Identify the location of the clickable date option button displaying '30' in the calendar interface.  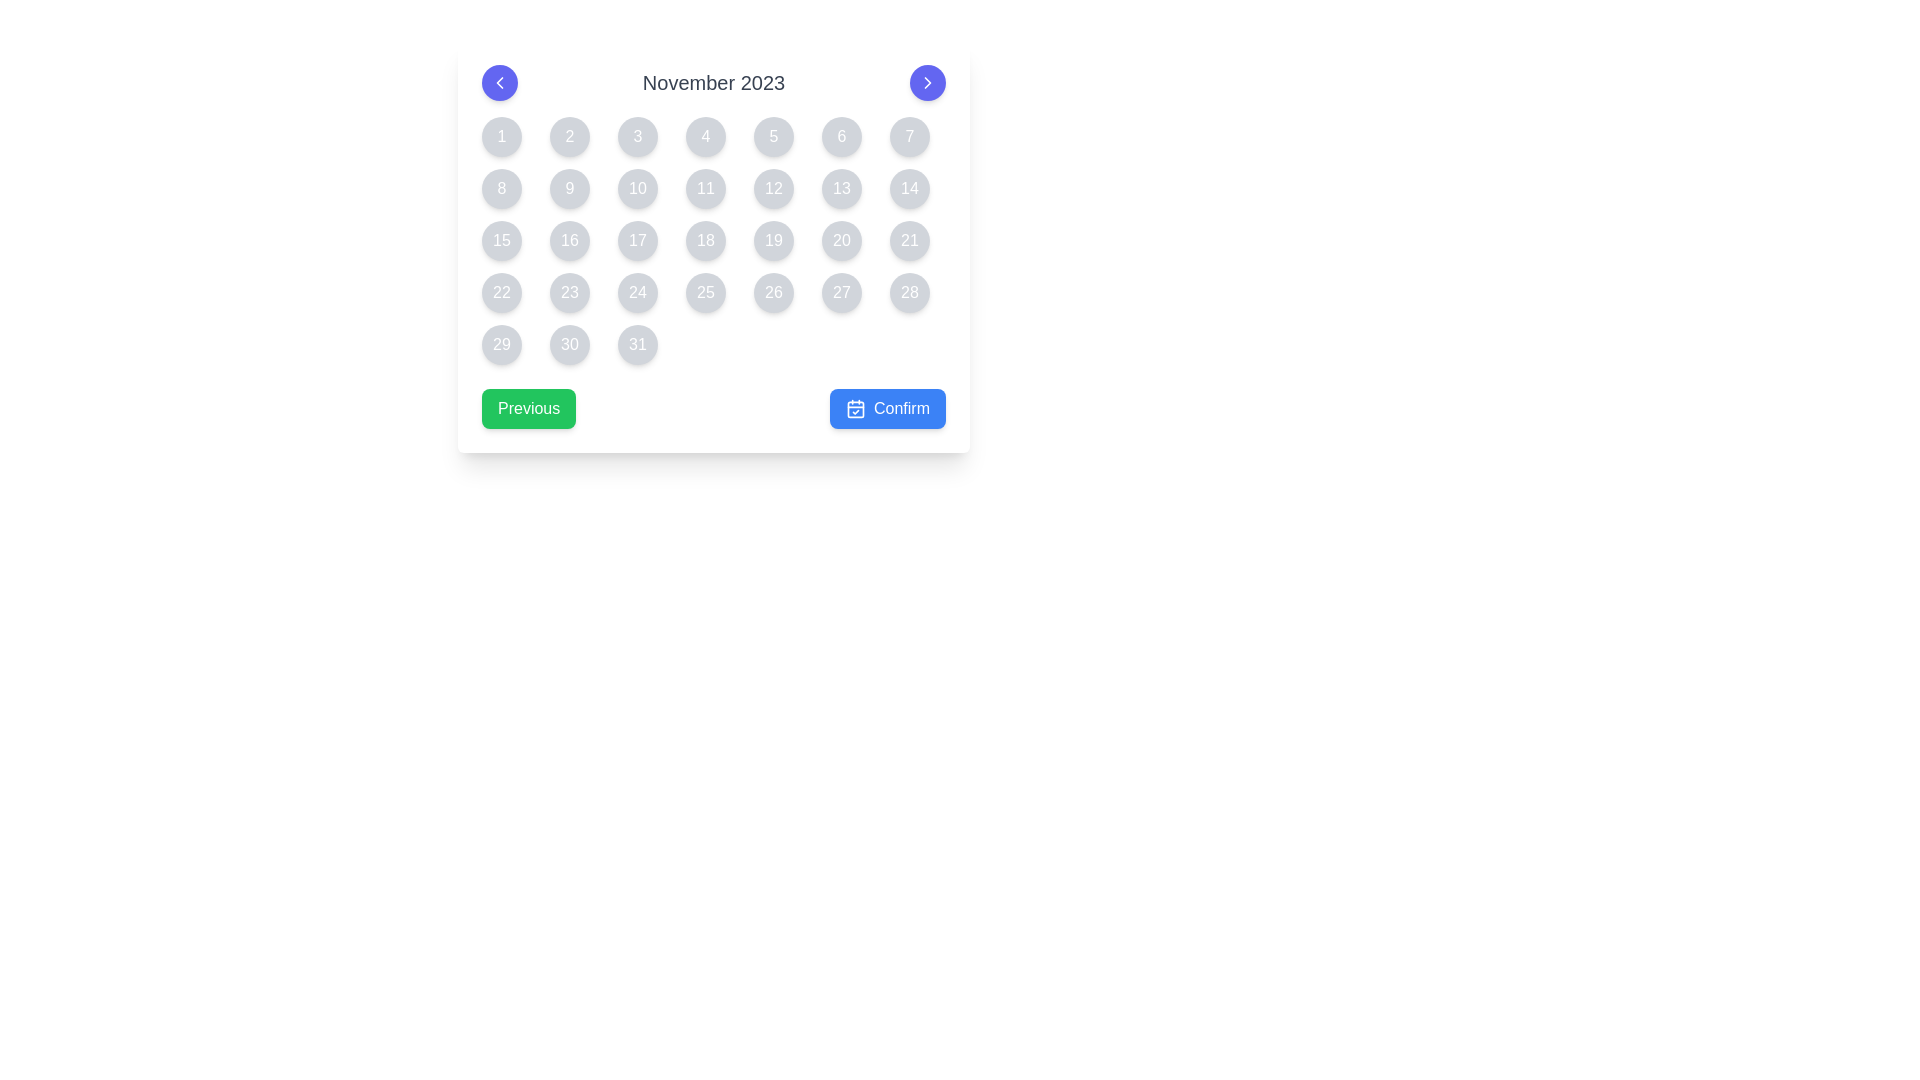
(569, 343).